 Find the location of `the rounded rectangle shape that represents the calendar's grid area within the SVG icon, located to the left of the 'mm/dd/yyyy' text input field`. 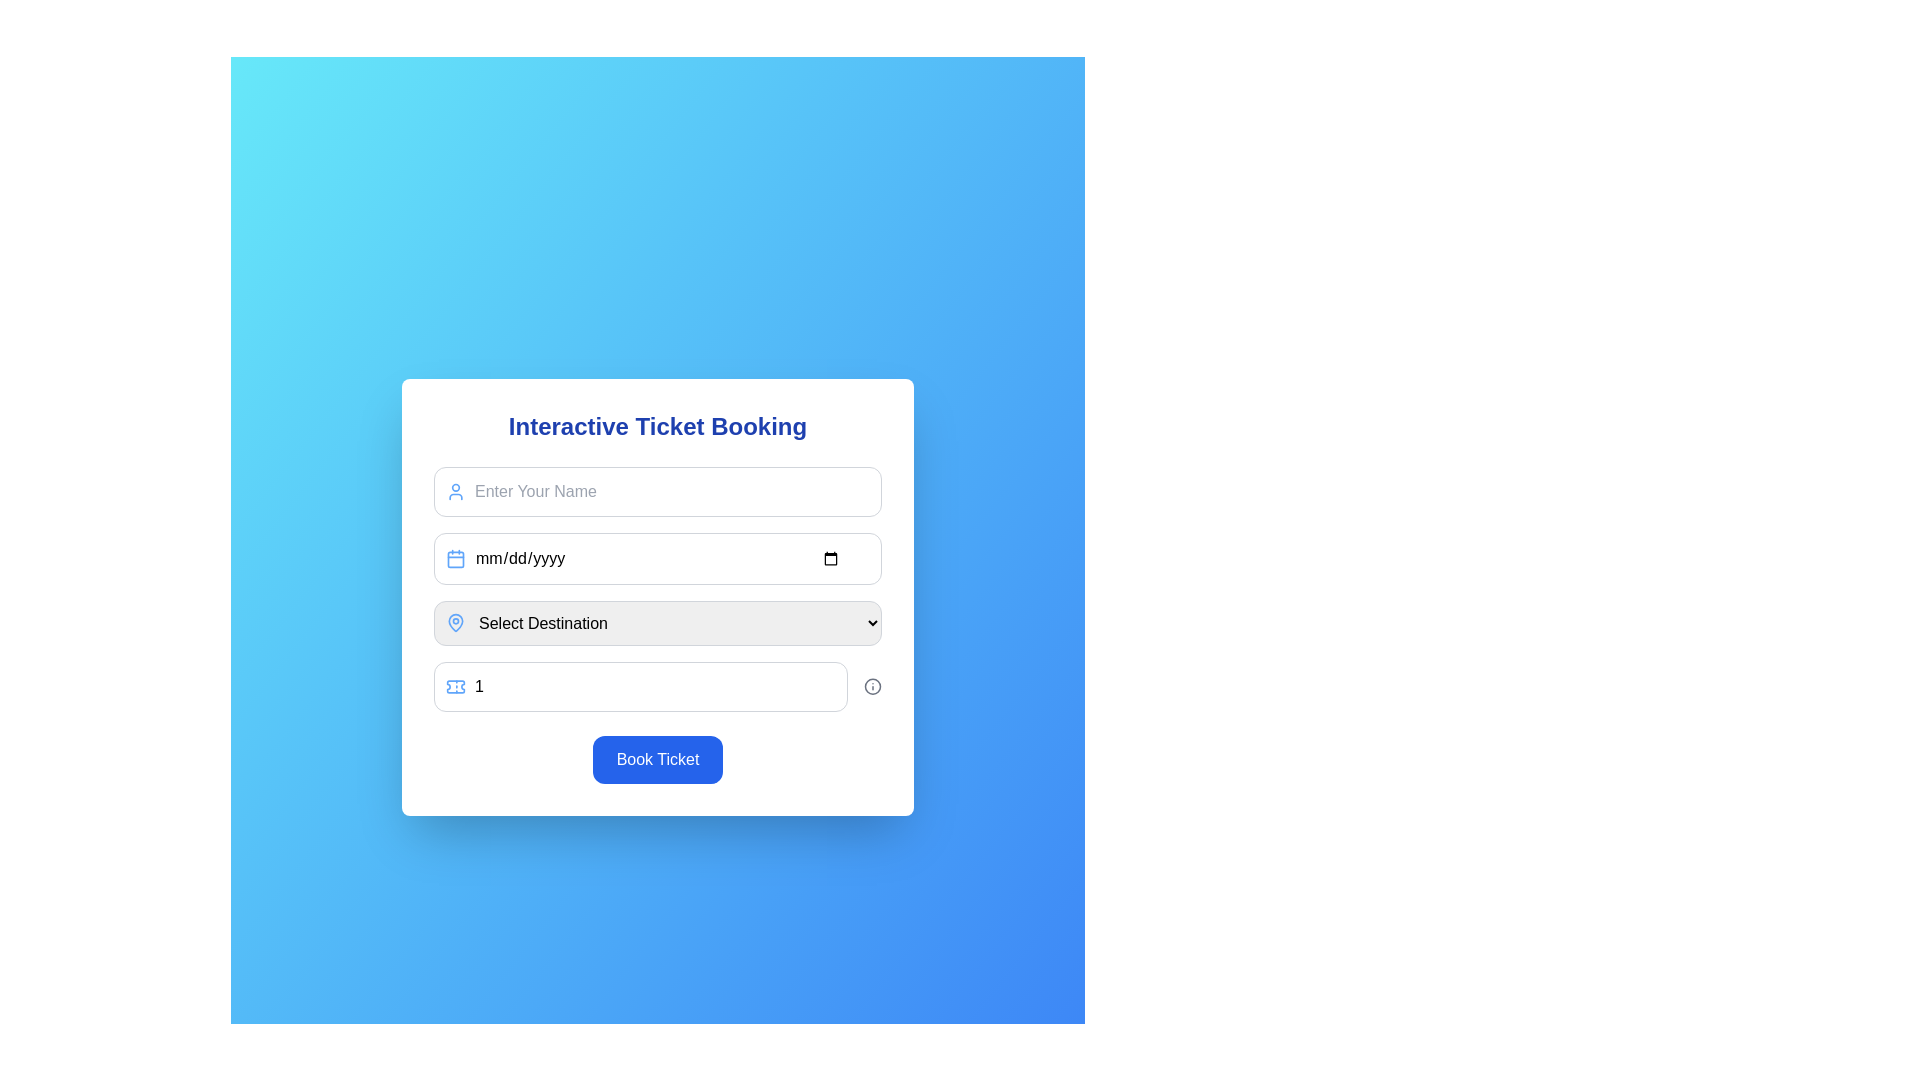

the rounded rectangle shape that represents the calendar's grid area within the SVG icon, located to the left of the 'mm/dd/yyyy' text input field is located at coordinates (455, 559).